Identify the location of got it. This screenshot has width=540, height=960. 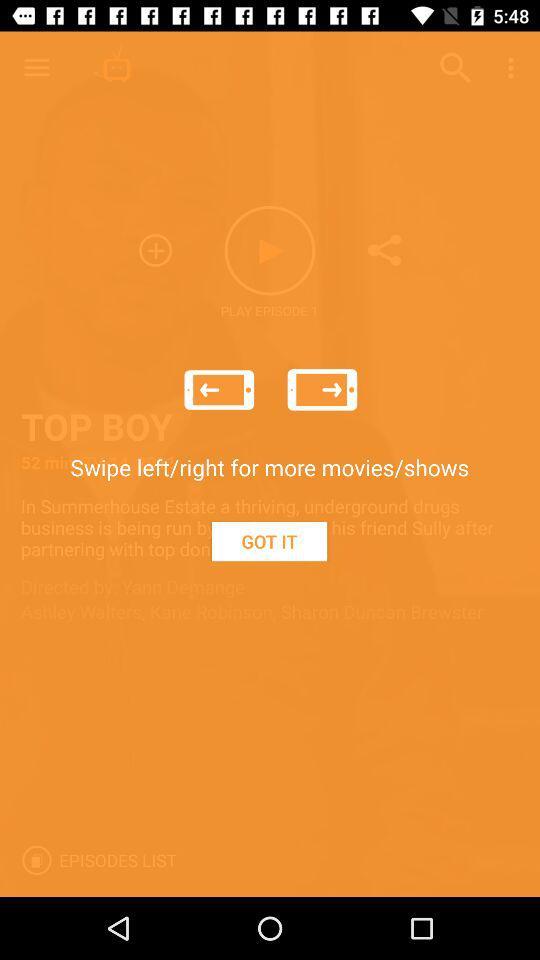
(269, 541).